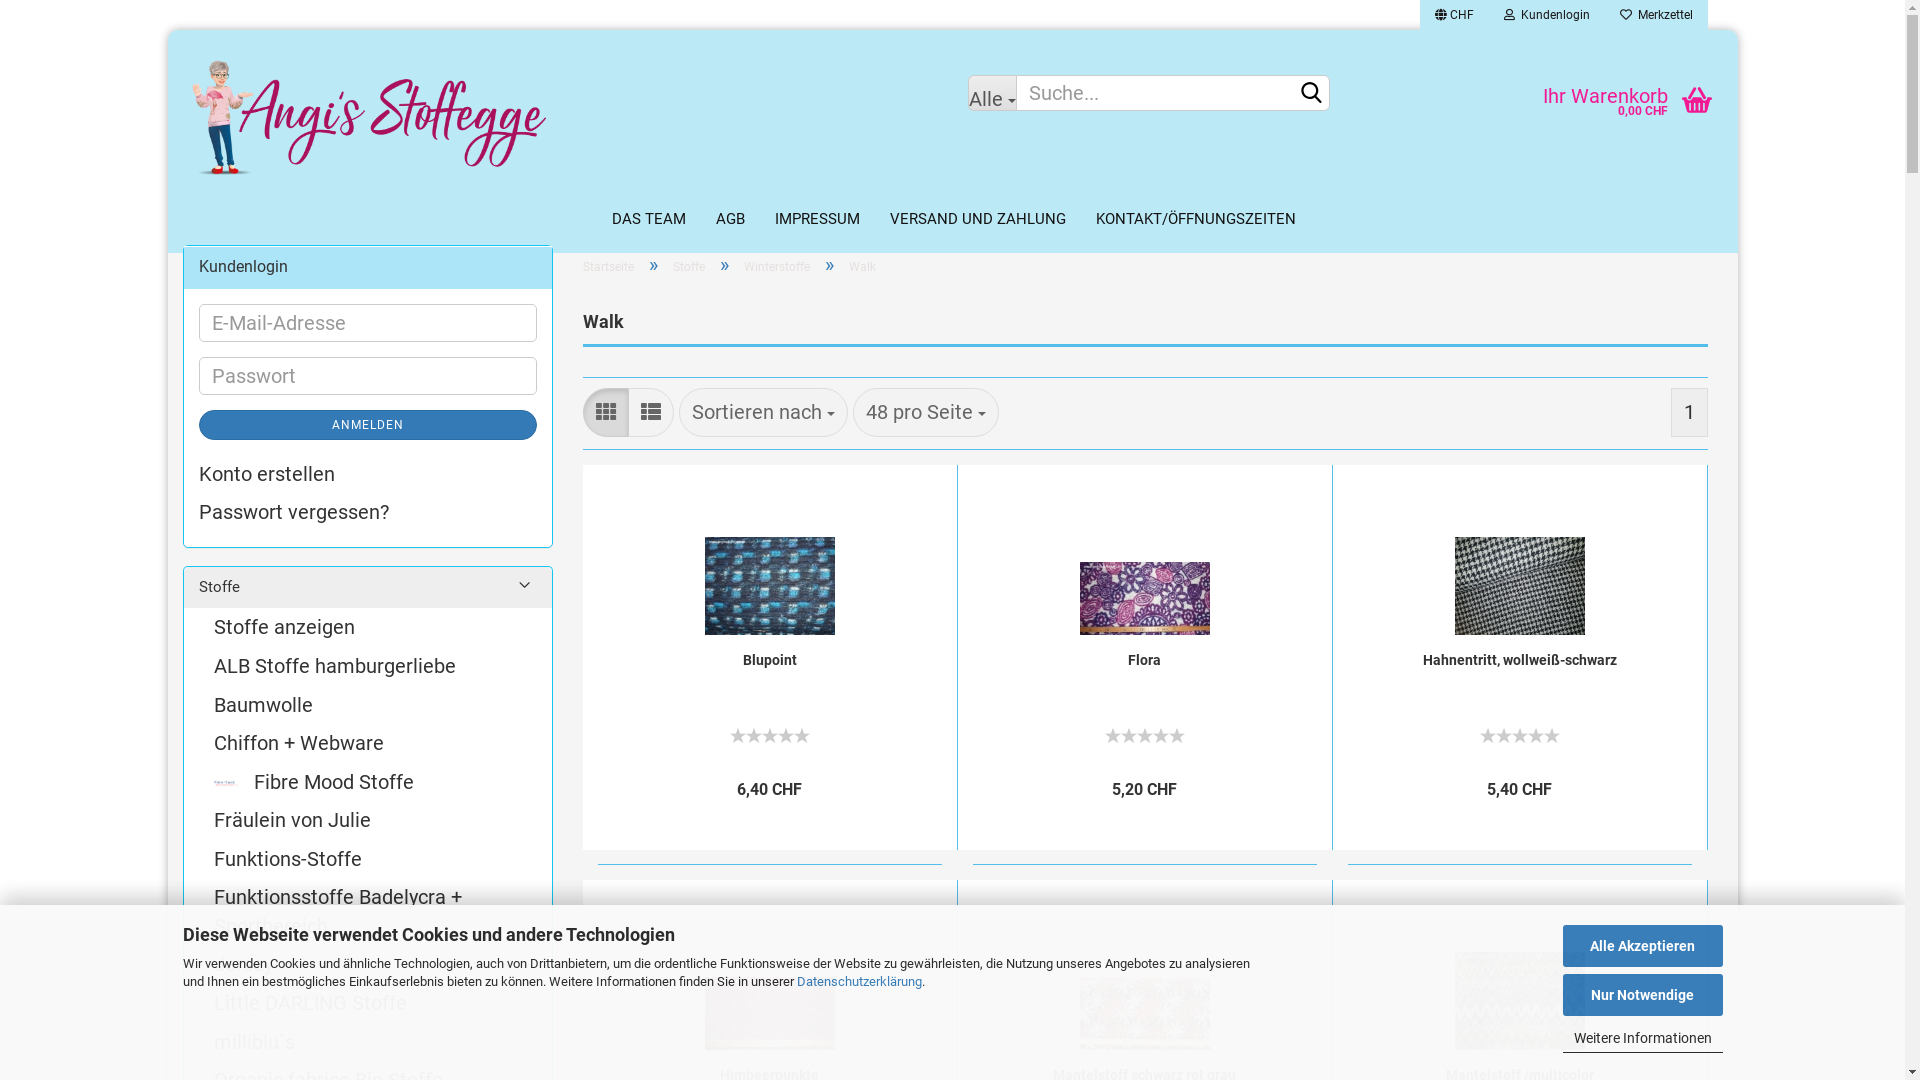  I want to click on '48 pro Seite', so click(924, 411).